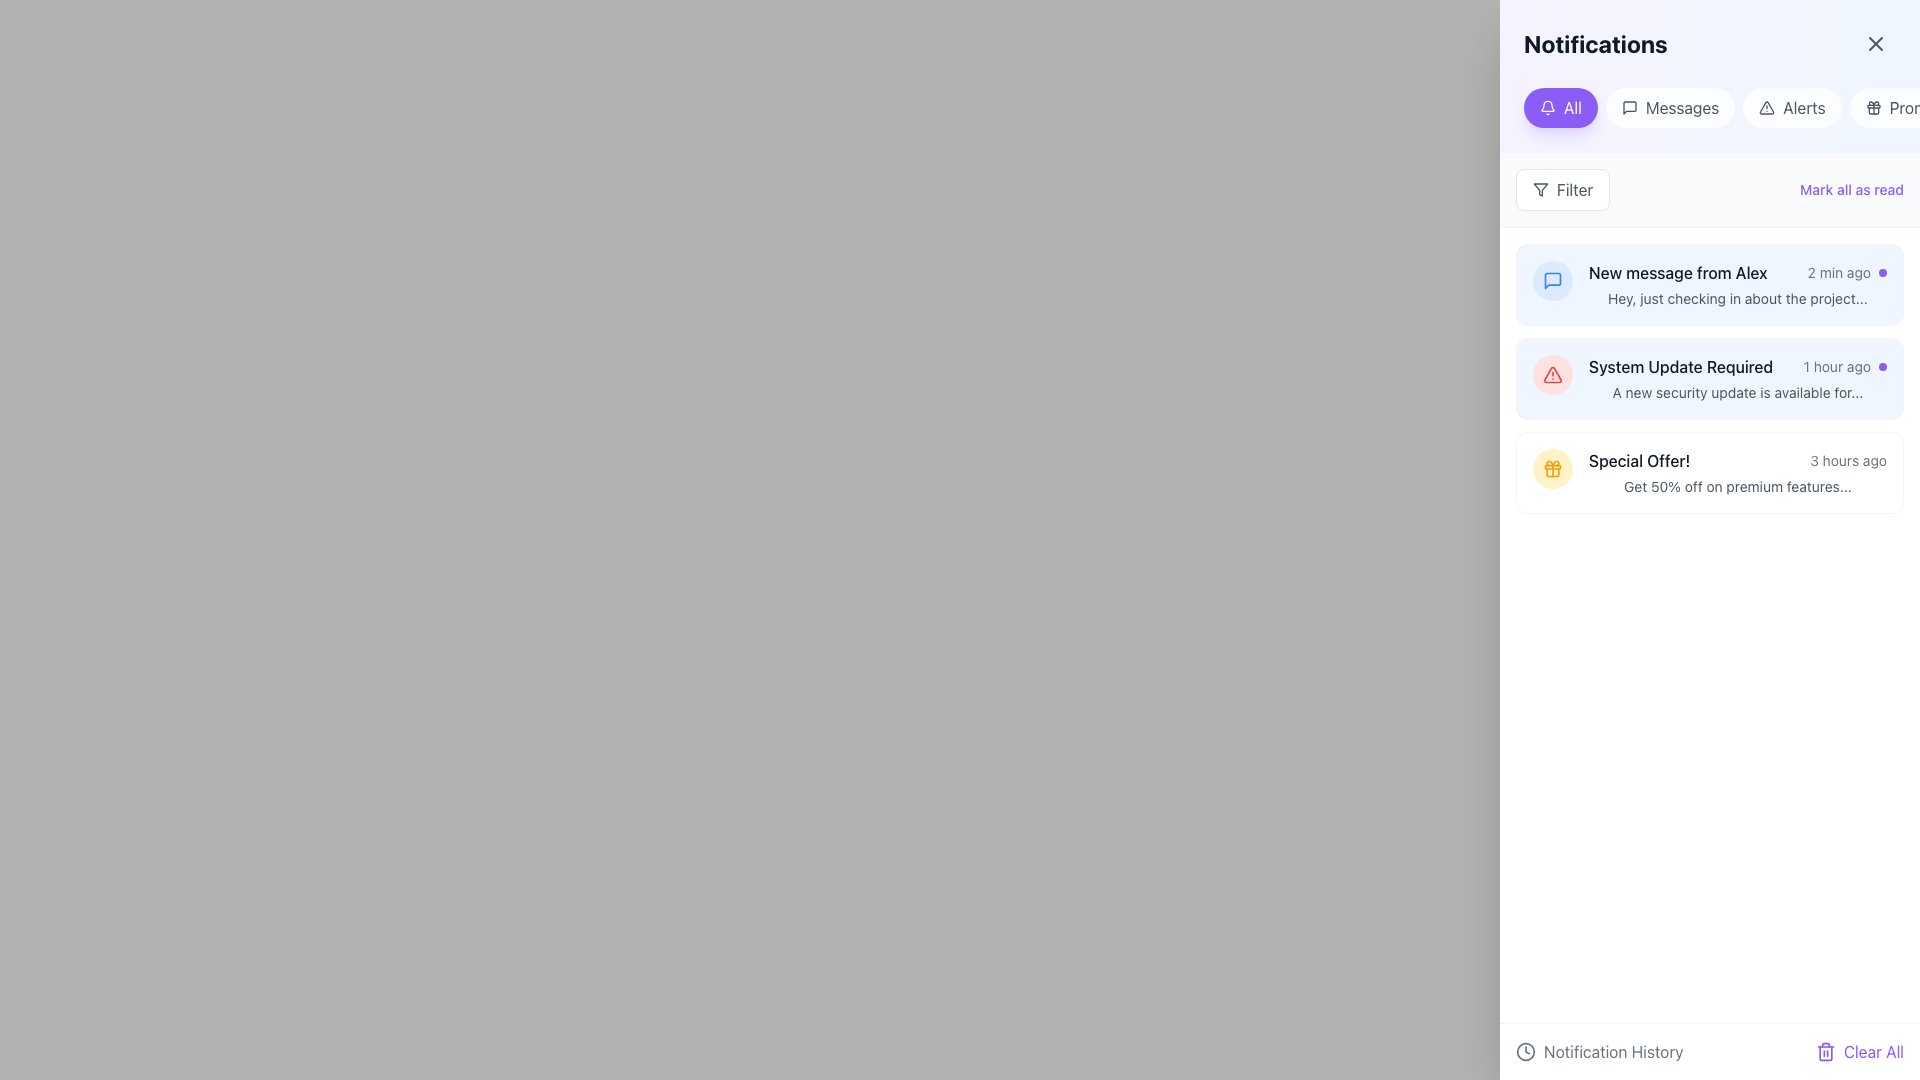 Image resolution: width=1920 pixels, height=1080 pixels. I want to click on the speech bubble icon representing messages, located to the left of the 'Messages' text in the upper section of the interface, so click(1629, 108).